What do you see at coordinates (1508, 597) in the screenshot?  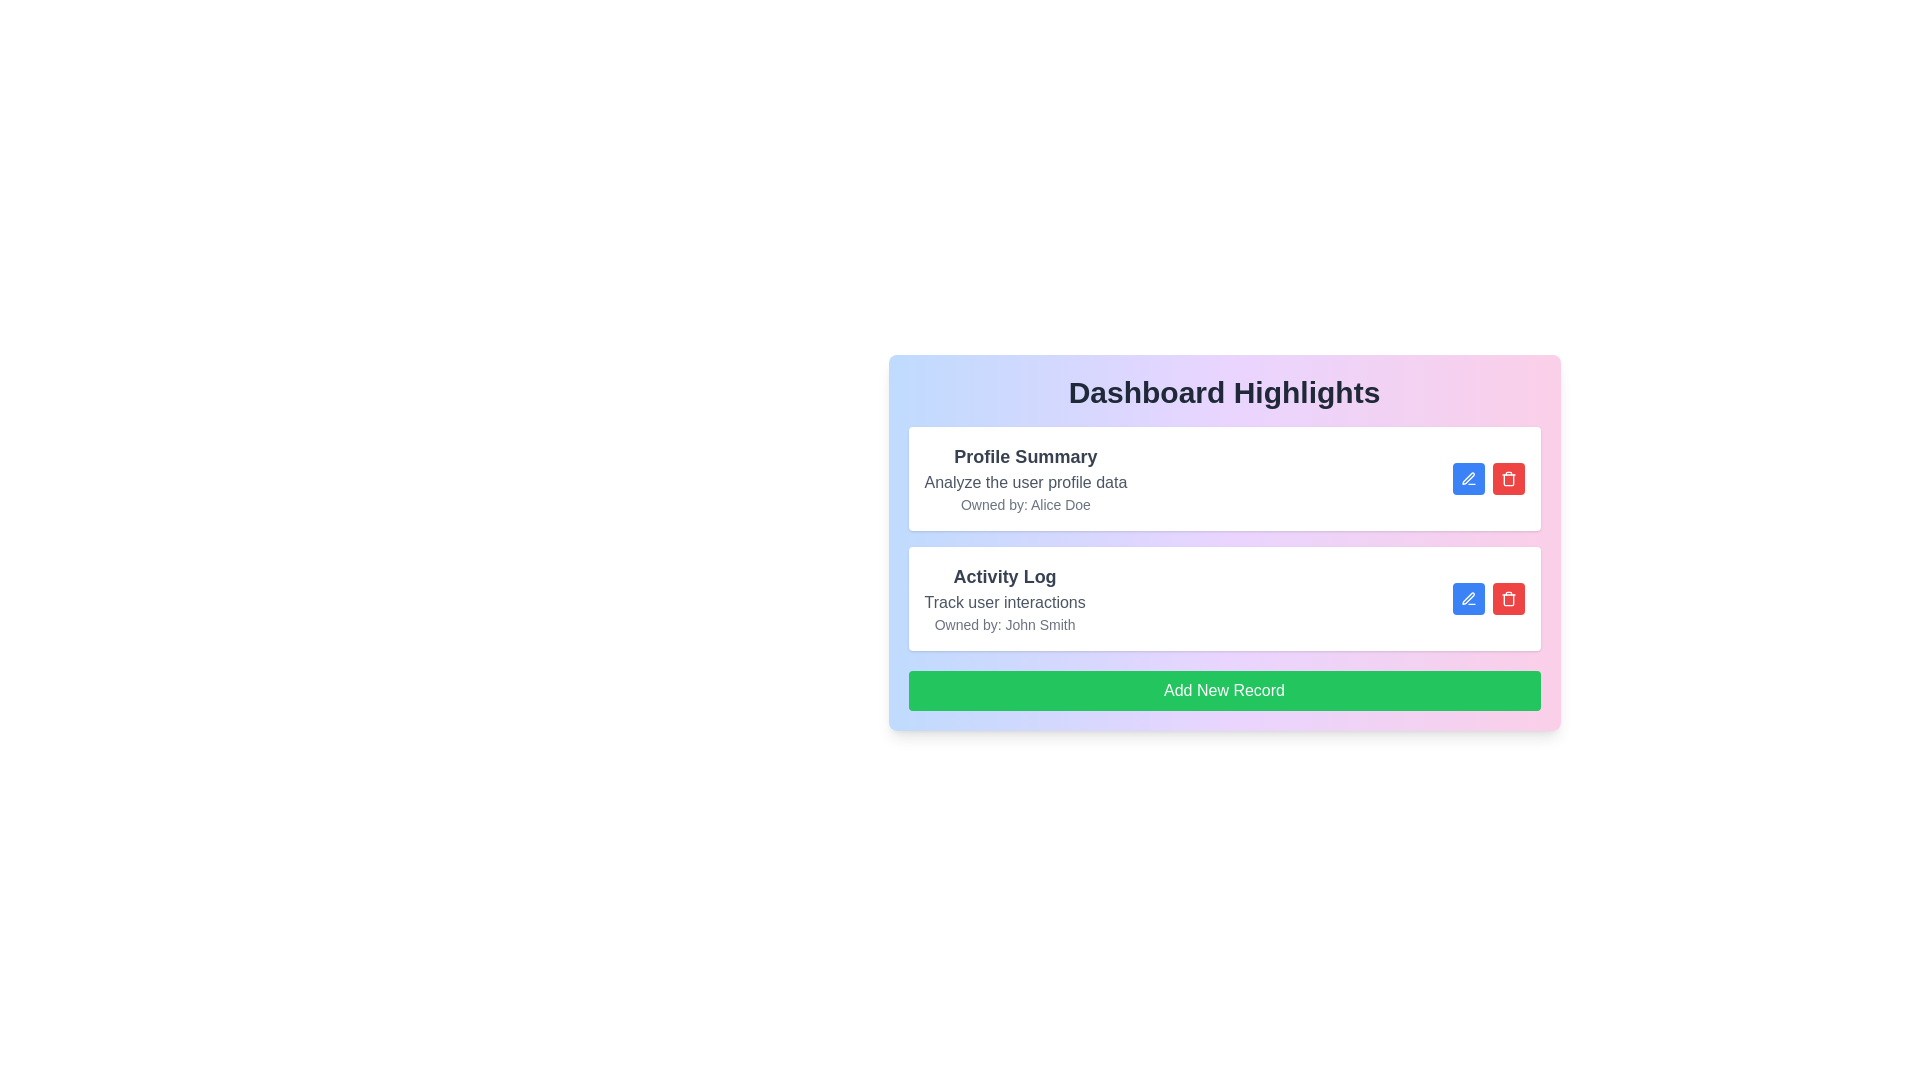 I see `the delete button located on the far right side of the button row in the 'Activity Log' section of the 'Dashboard Highlights', which is intended for removing the associated 'Activity Log' item` at bounding box center [1508, 597].